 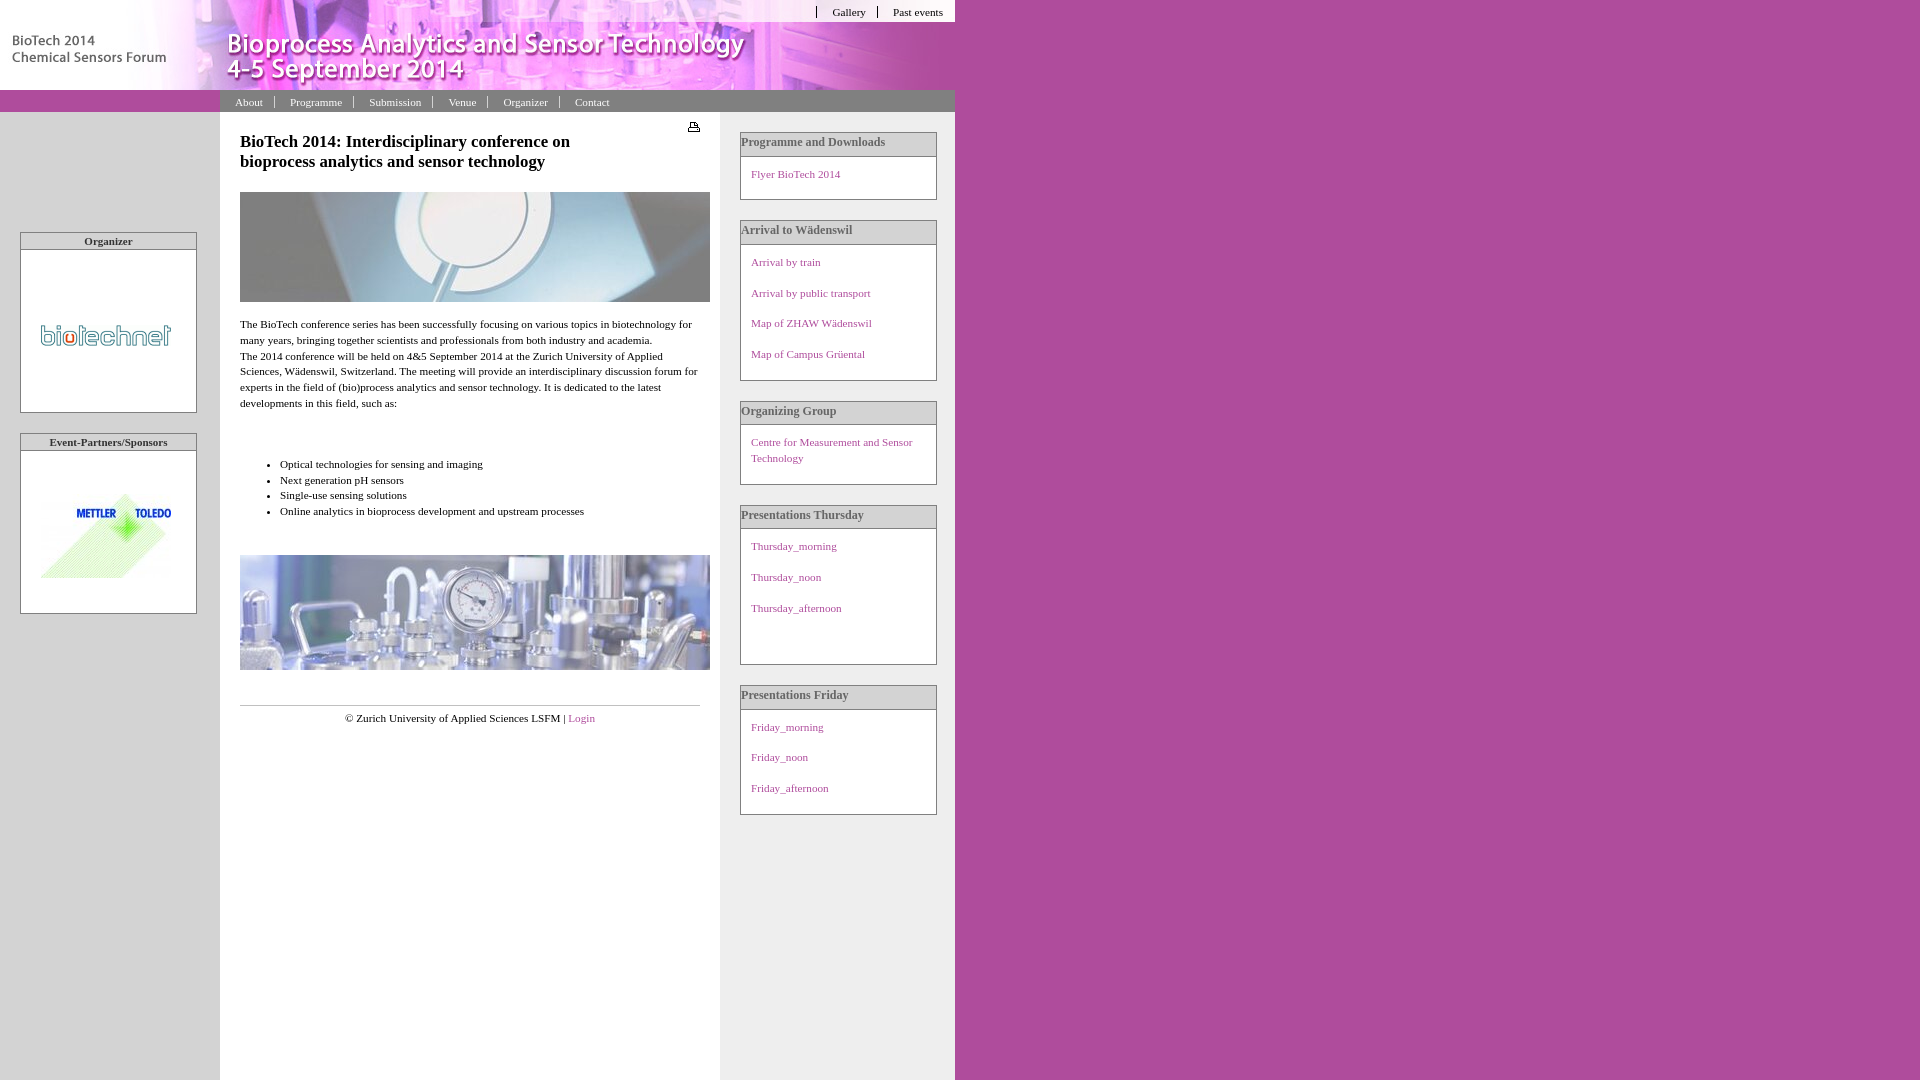 What do you see at coordinates (789, 786) in the screenshot?
I see `'Friday_afternoon'` at bounding box center [789, 786].